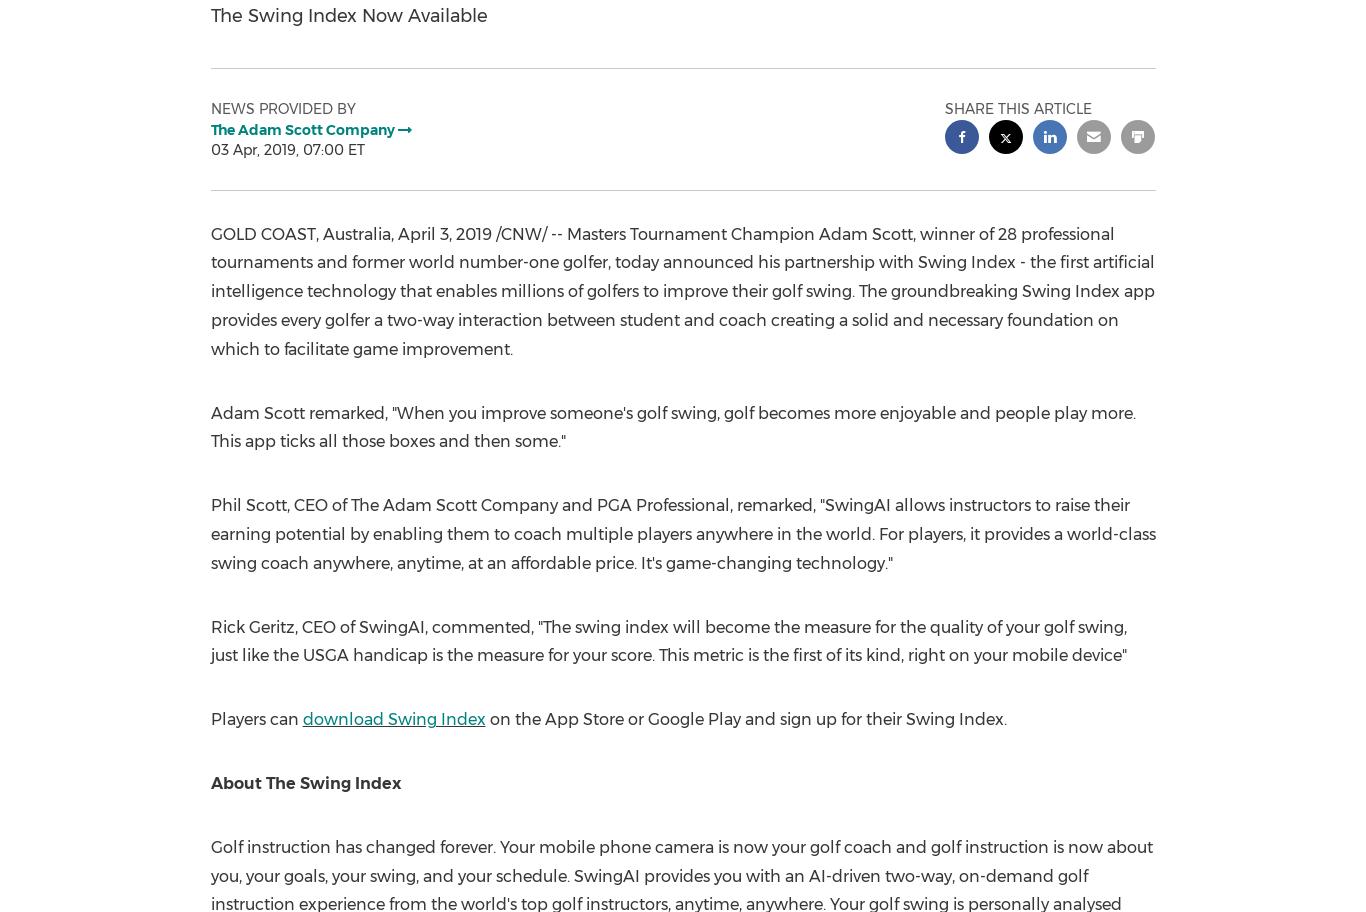 Image resolution: width=1366 pixels, height=912 pixels. Describe the element at coordinates (772, 504) in the screenshot. I see `'remarked'` at that location.